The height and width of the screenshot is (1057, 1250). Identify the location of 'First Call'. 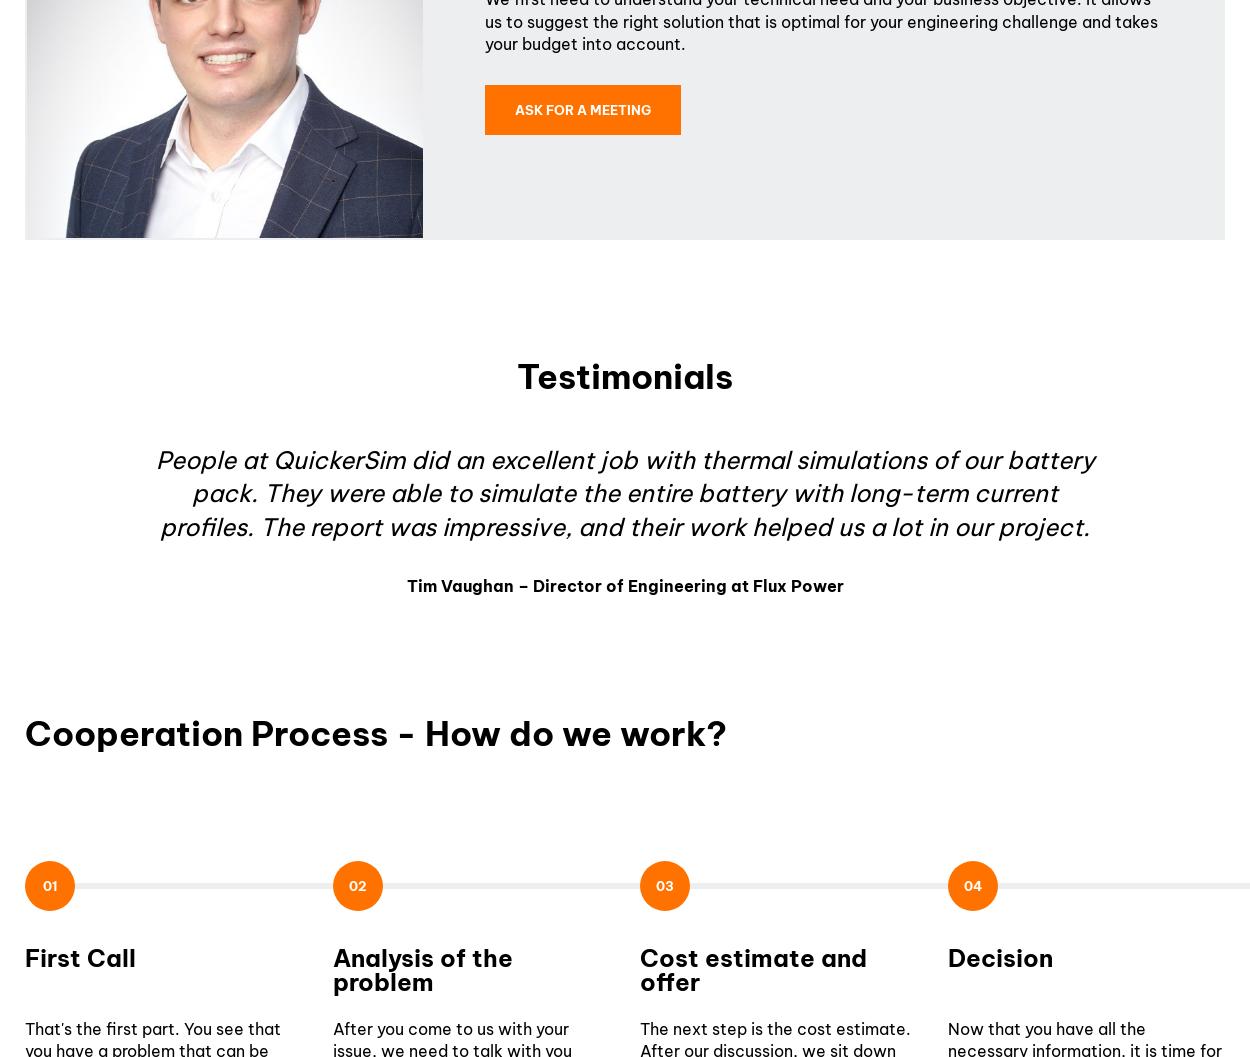
(79, 957).